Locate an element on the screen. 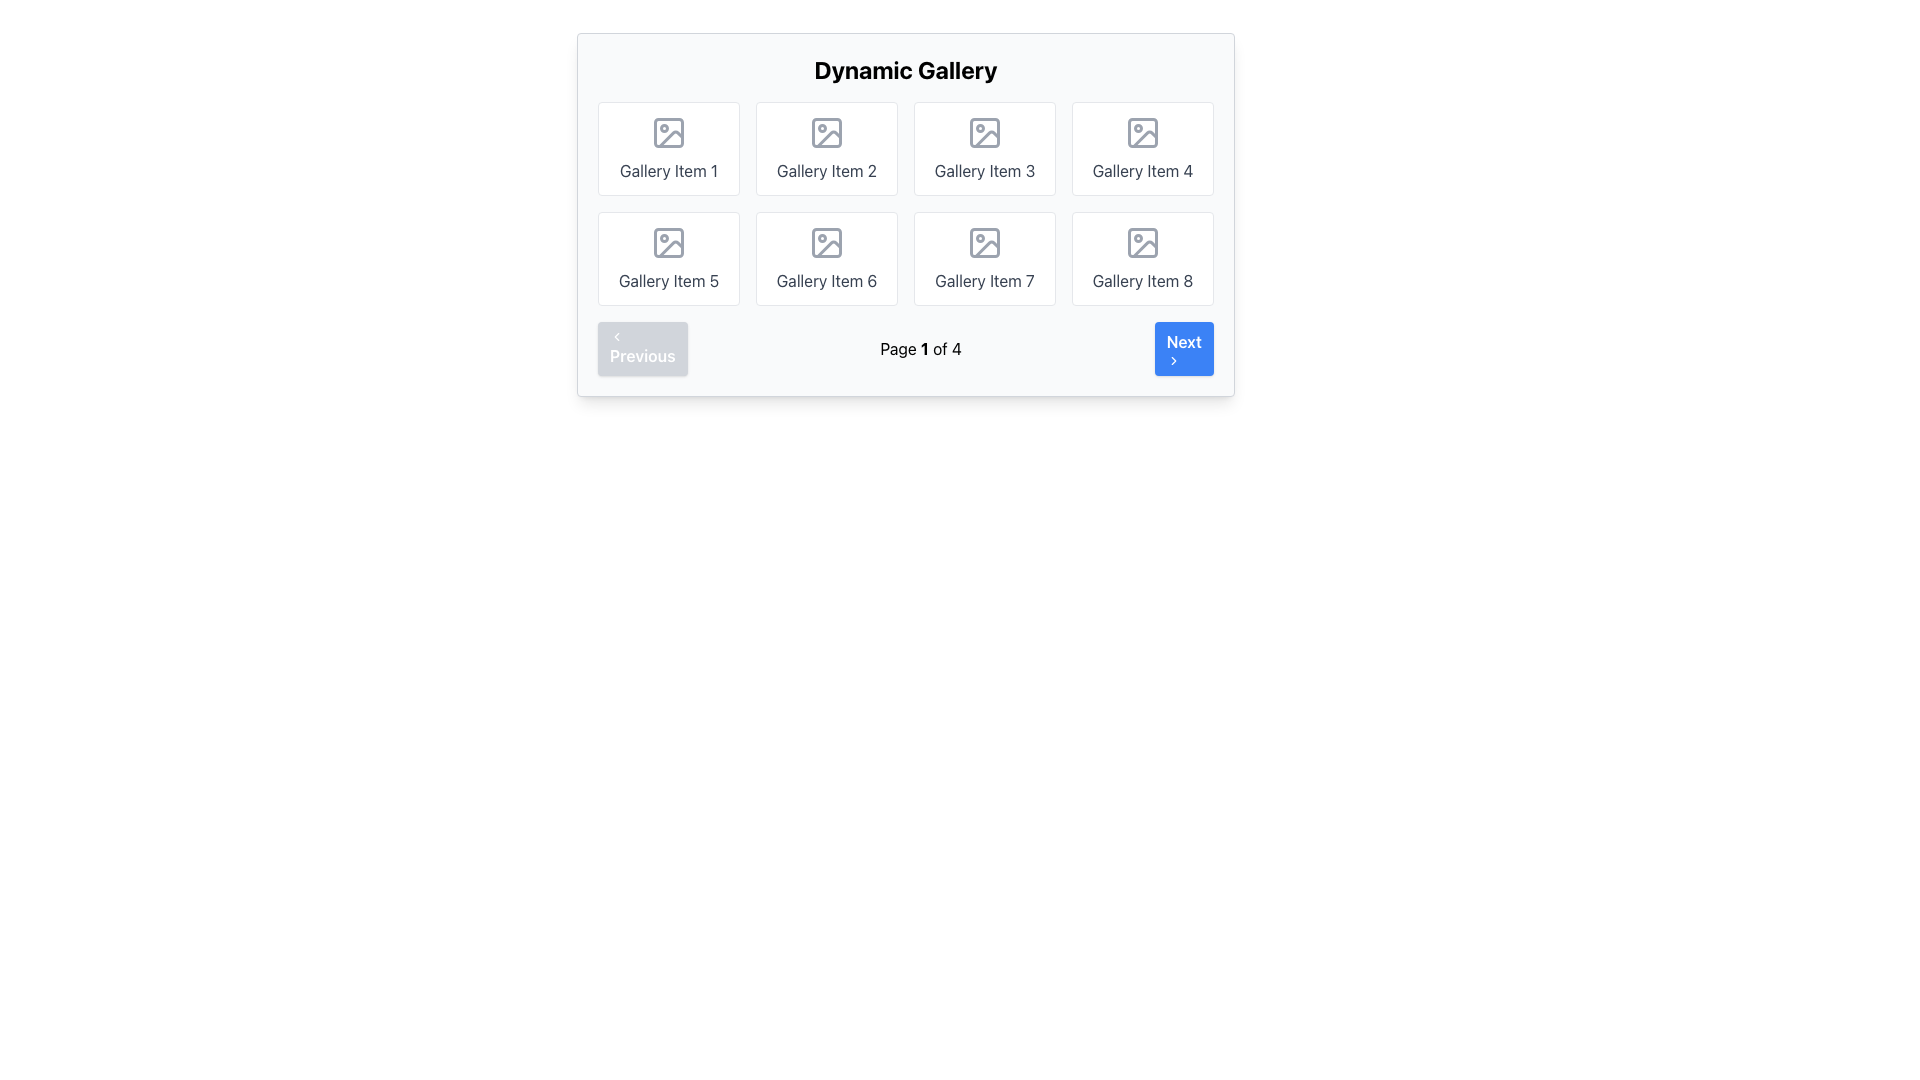 This screenshot has width=1920, height=1080. the 'Previous' button with a light blue background and leftward arrow icon is located at coordinates (642, 347).